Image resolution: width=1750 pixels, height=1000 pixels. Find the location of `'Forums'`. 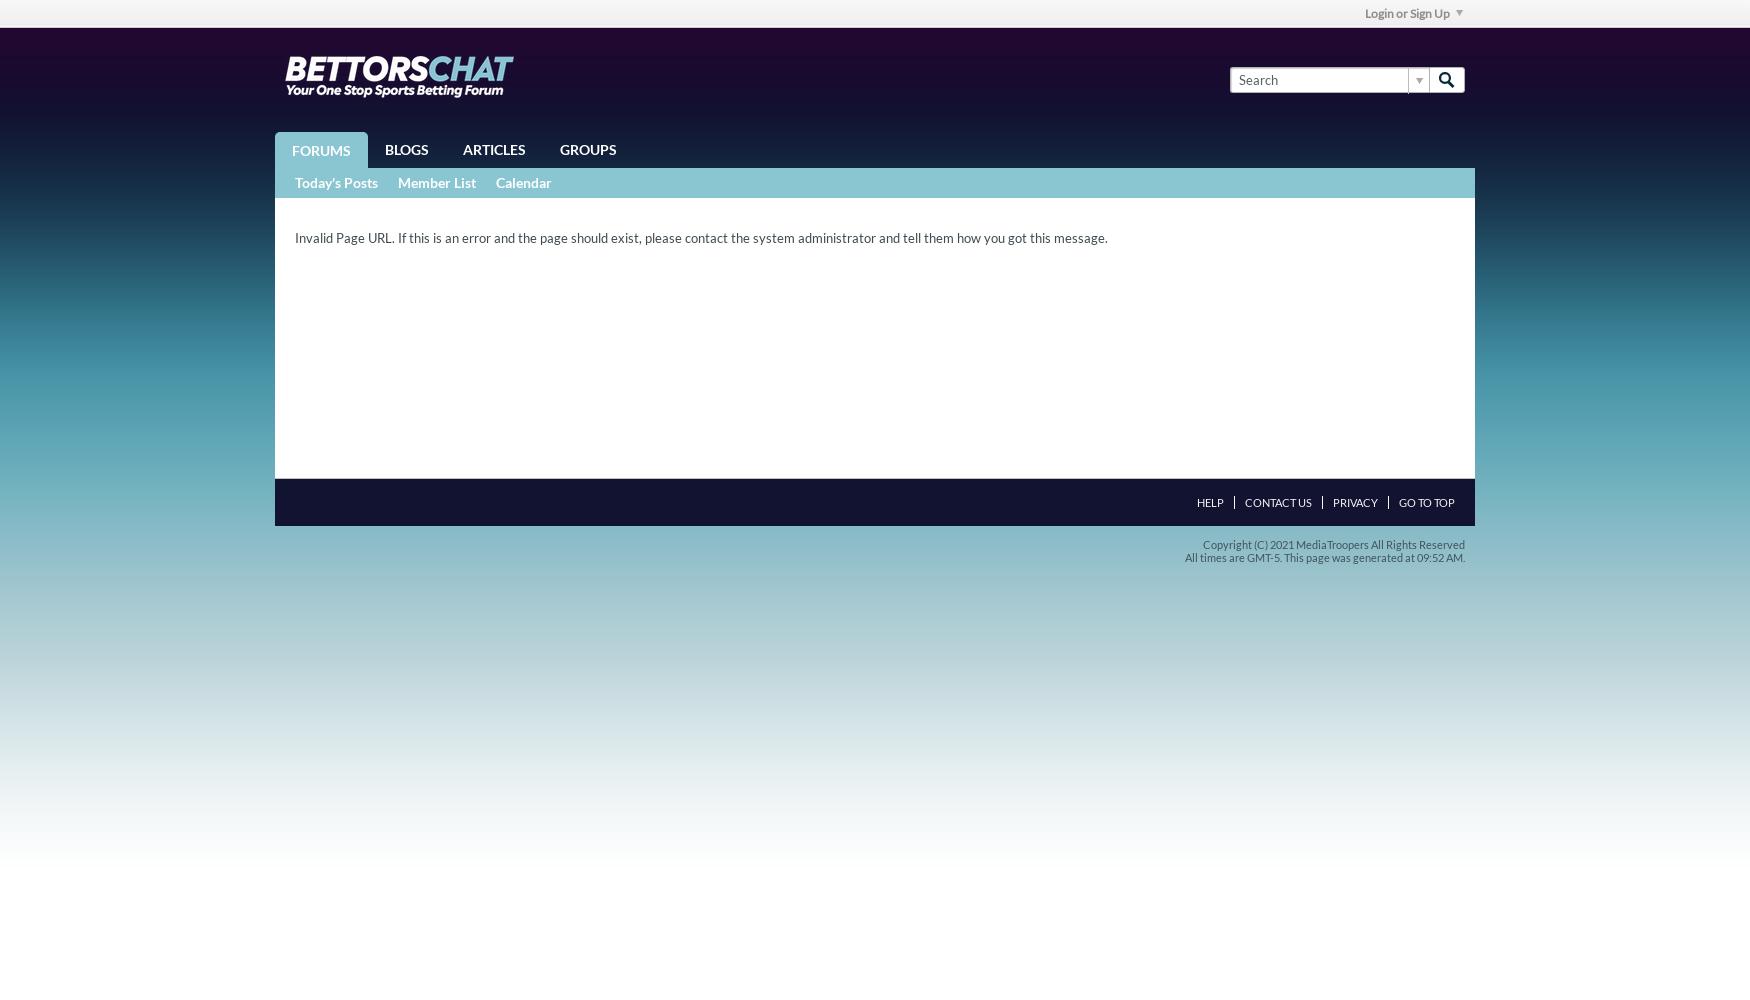

'Forums' is located at coordinates (291, 150).